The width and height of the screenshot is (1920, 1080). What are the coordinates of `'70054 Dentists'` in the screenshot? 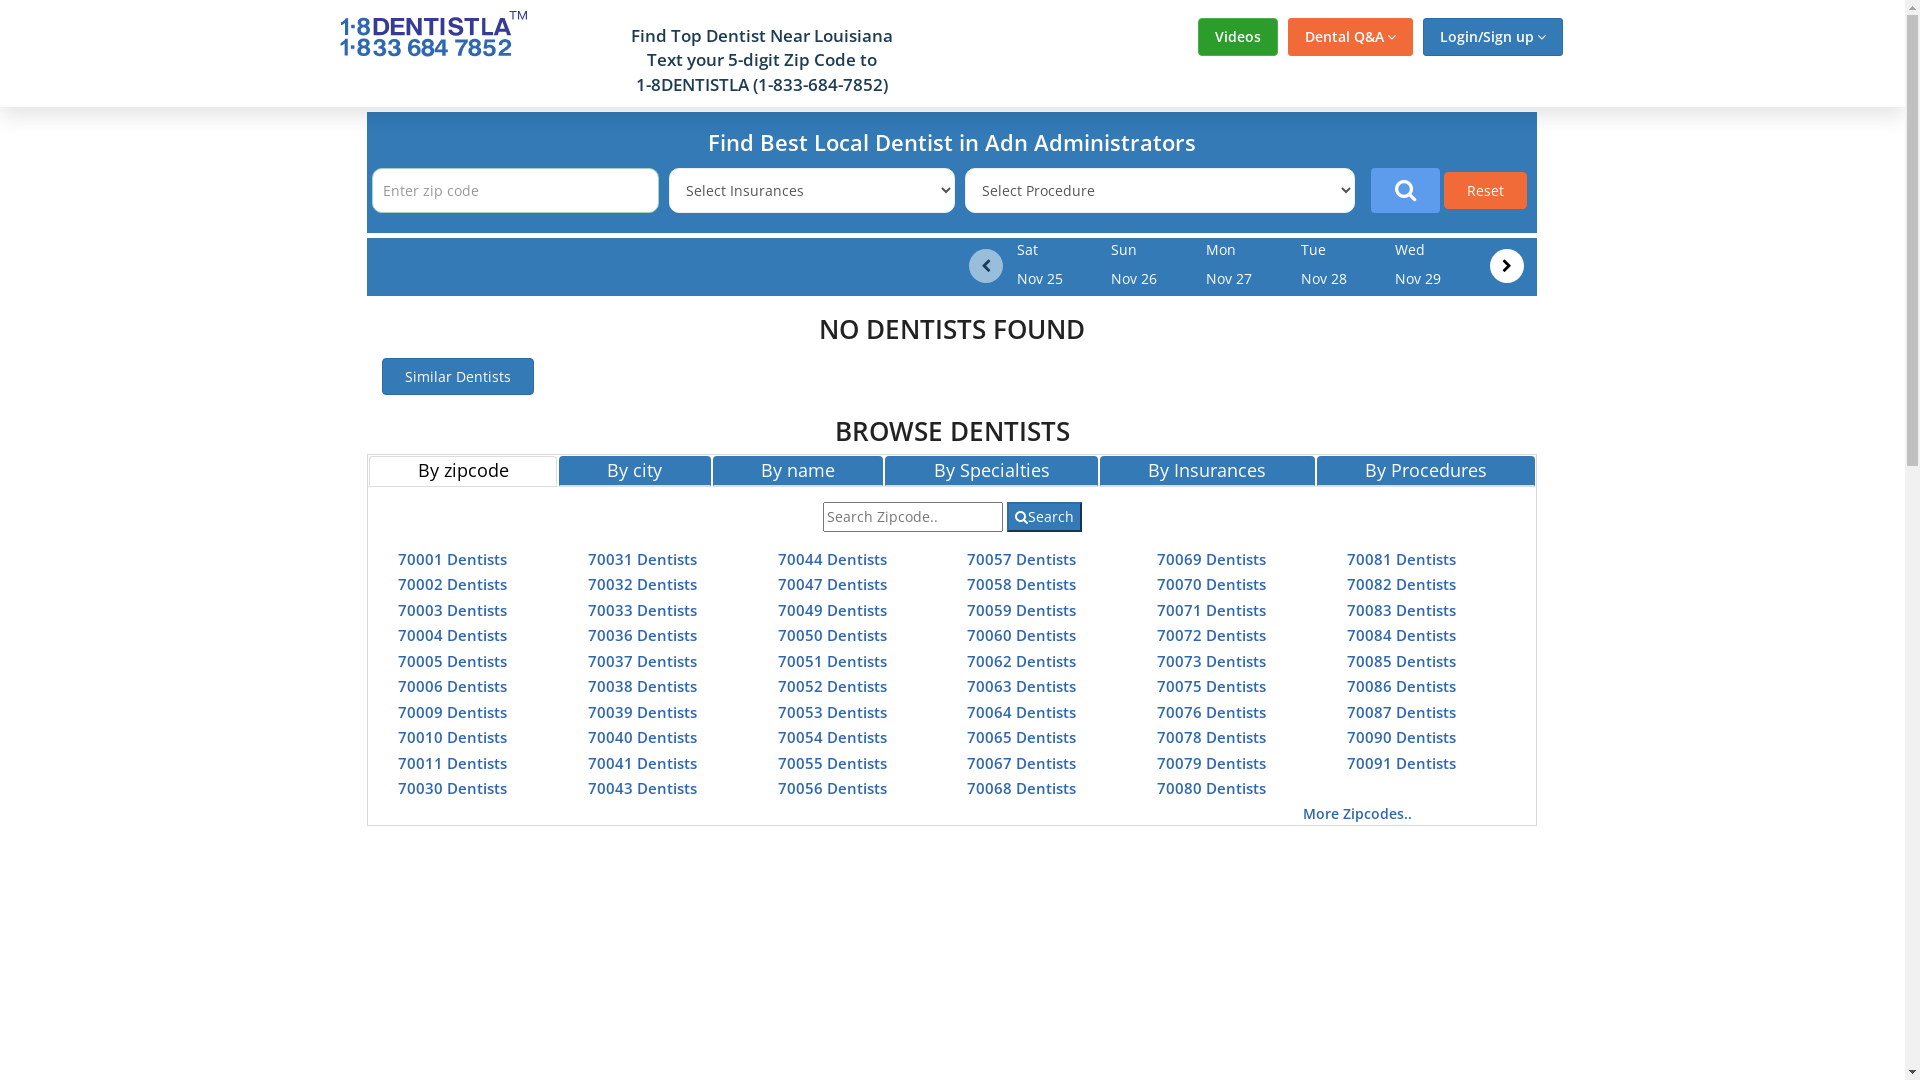 It's located at (776, 736).